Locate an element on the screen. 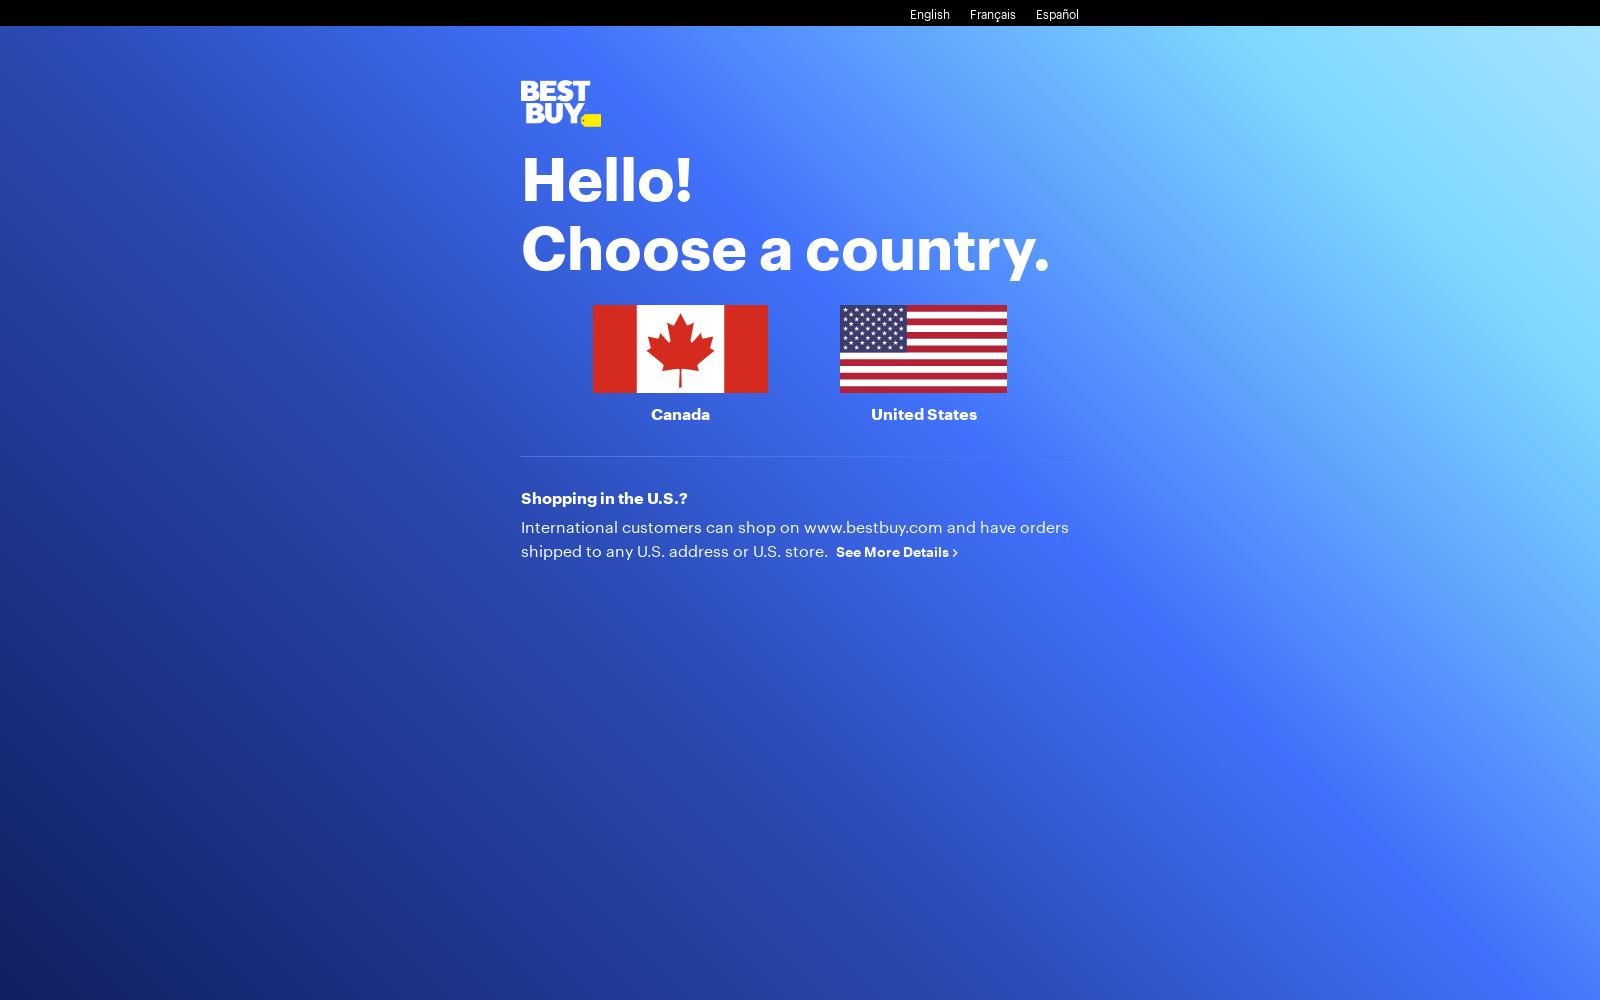 This screenshot has width=1600, height=1000. 'Hello!' is located at coordinates (607, 177).